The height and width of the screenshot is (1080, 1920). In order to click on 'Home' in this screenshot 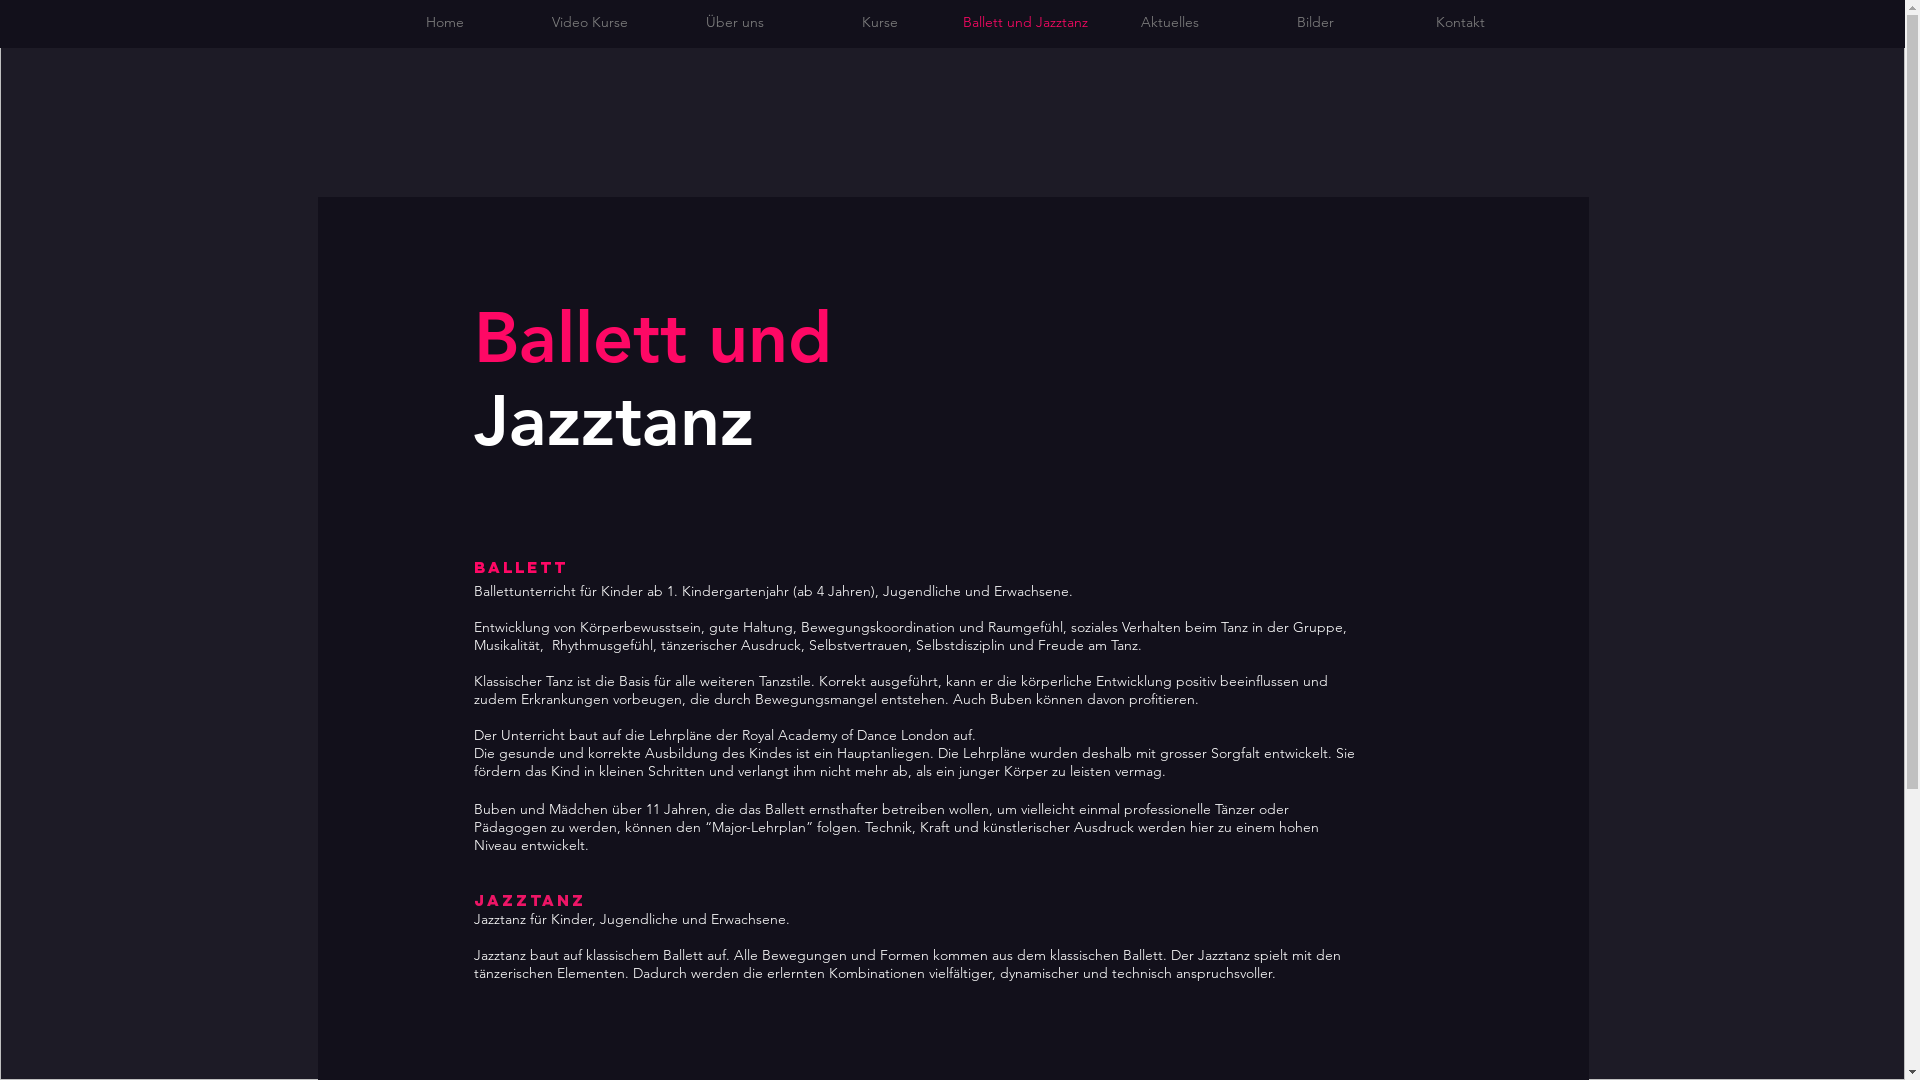, I will do `click(443, 22)`.